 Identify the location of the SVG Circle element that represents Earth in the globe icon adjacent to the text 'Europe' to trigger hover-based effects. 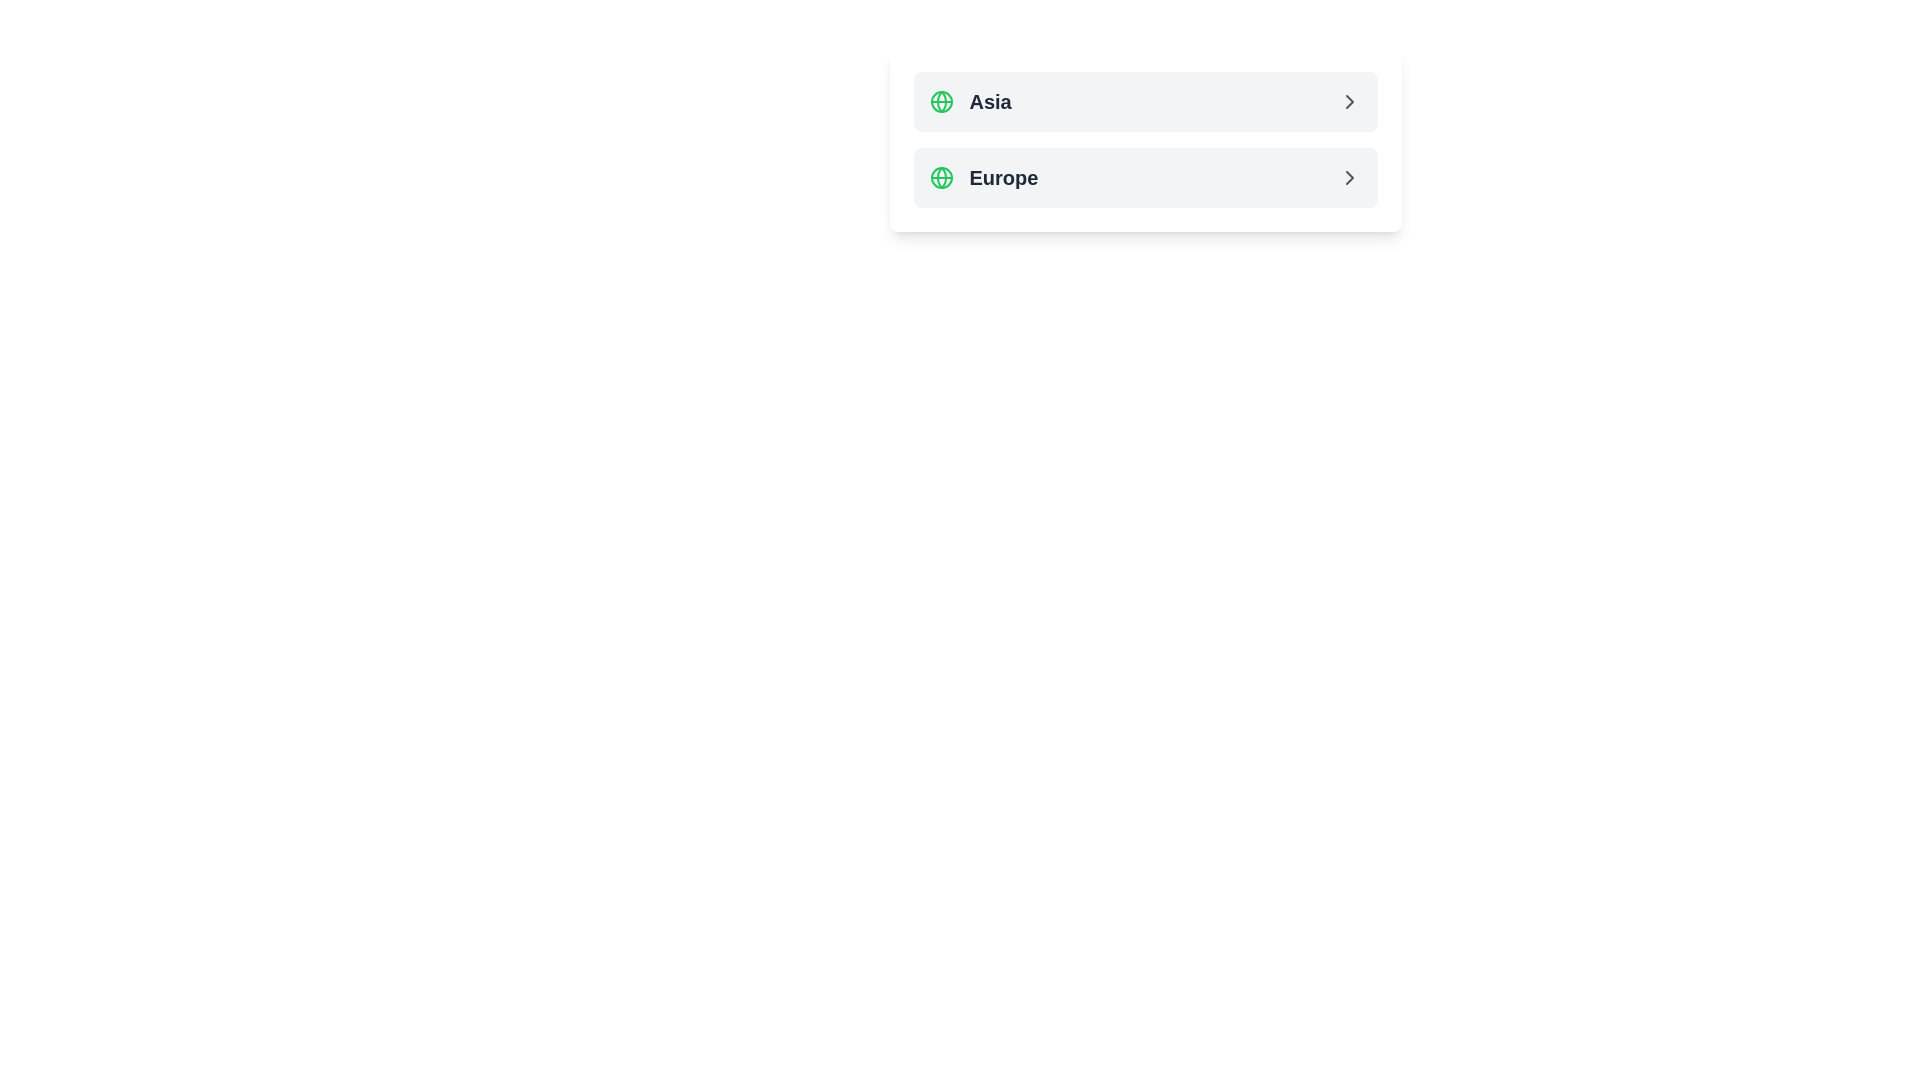
(940, 101).